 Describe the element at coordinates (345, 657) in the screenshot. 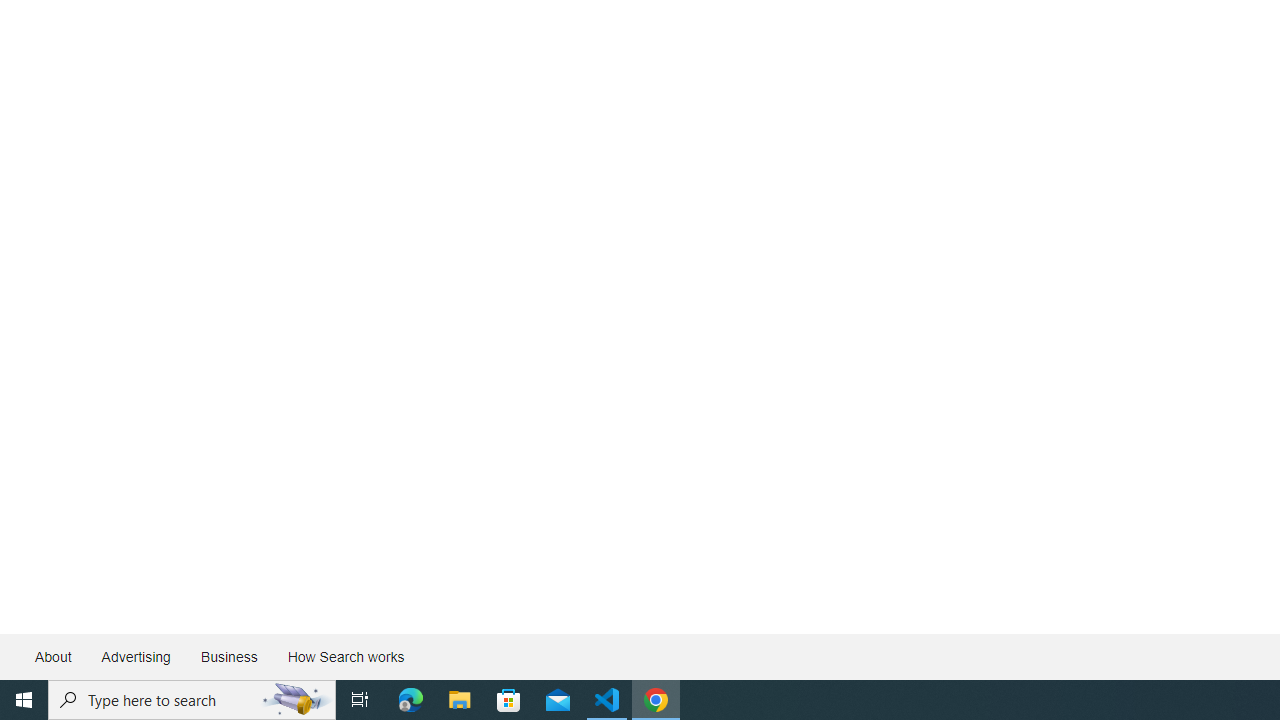

I see `'How Search works'` at that location.